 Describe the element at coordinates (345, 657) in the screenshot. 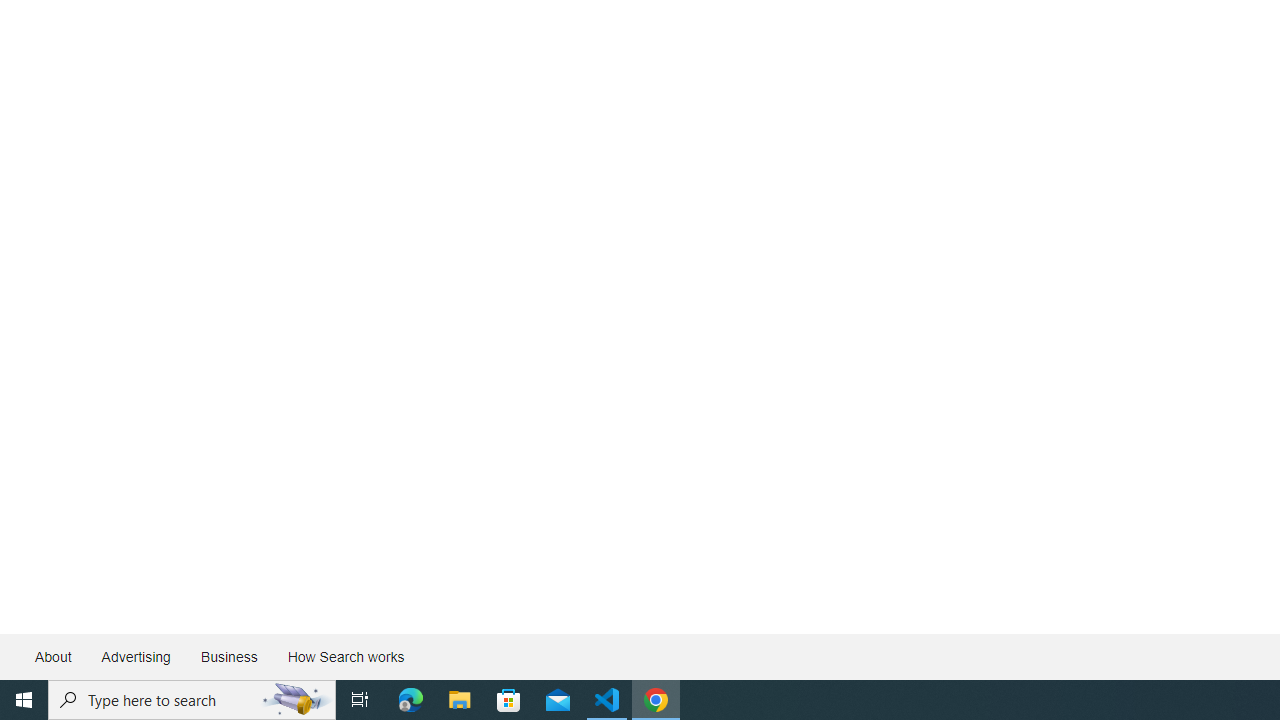

I see `'How Search works'` at that location.